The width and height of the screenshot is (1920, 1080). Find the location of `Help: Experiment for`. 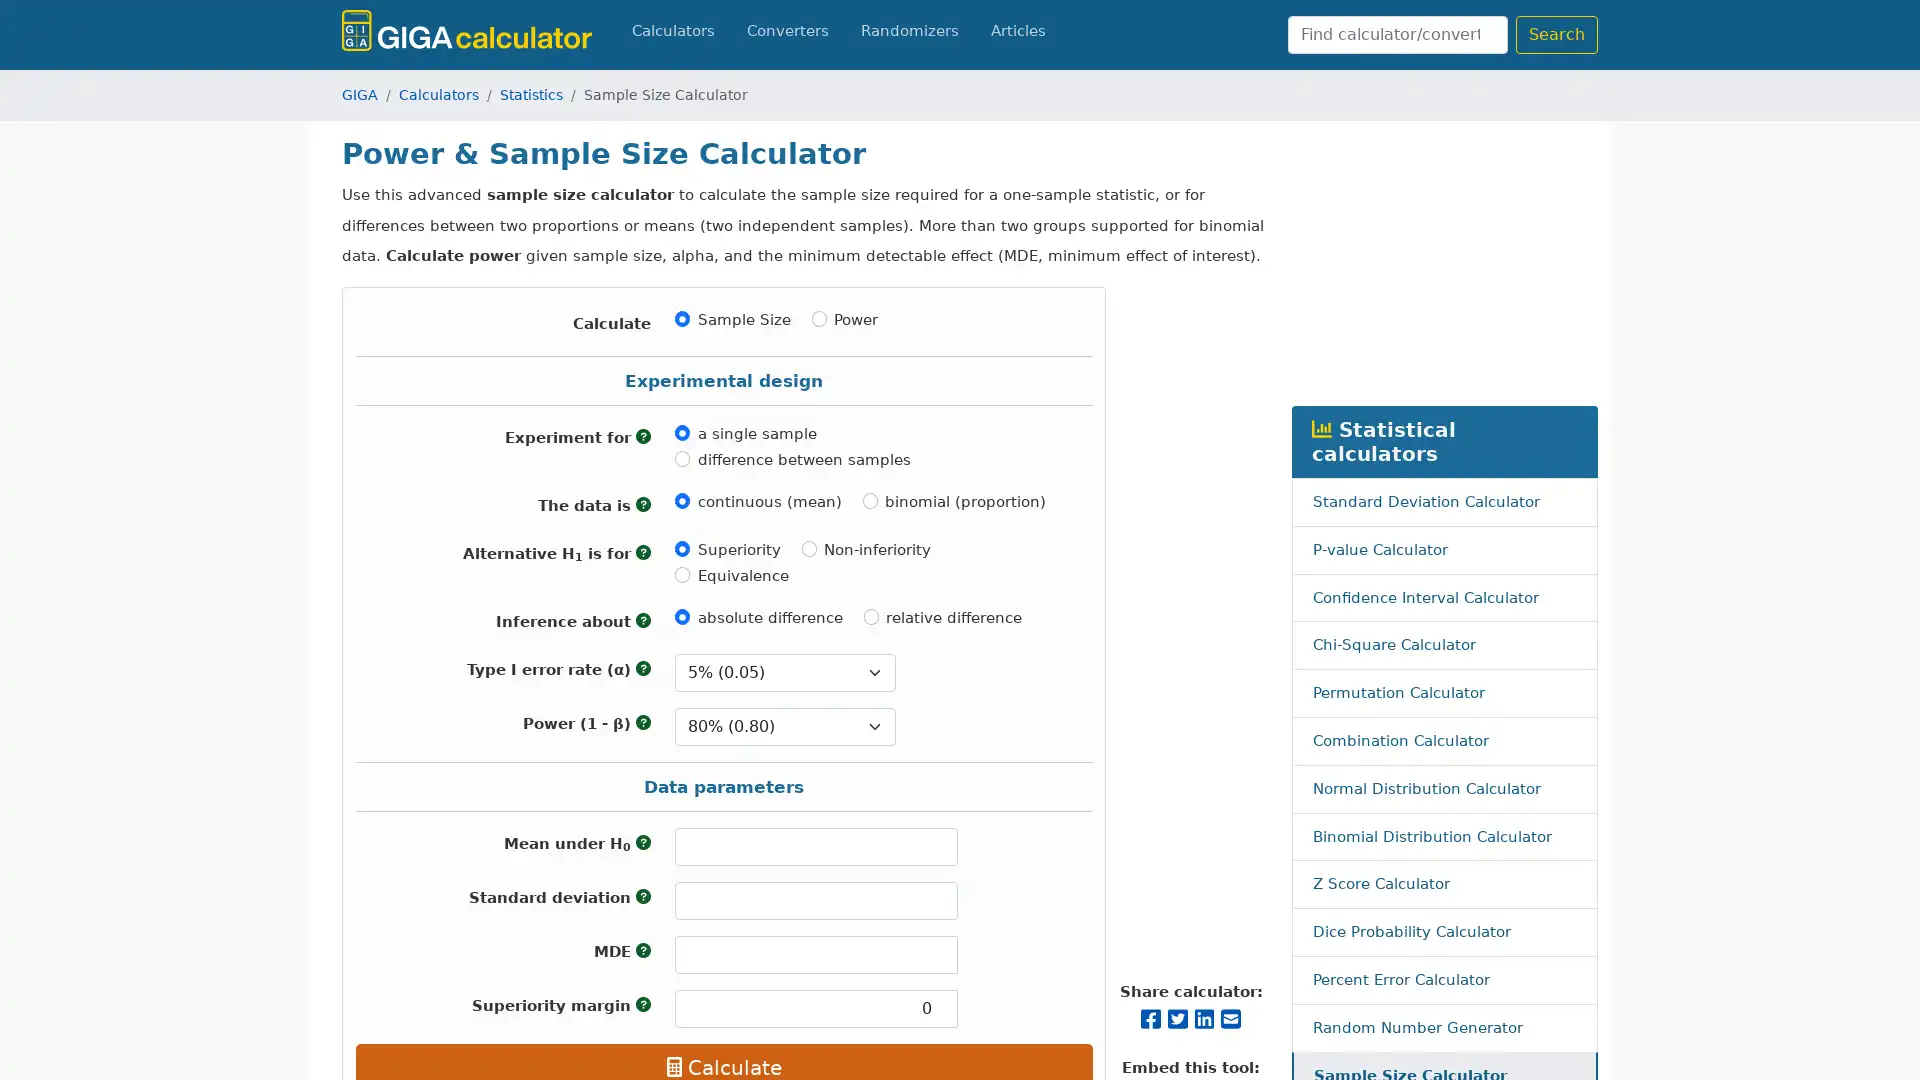

Help: Experiment for is located at coordinates (642, 435).